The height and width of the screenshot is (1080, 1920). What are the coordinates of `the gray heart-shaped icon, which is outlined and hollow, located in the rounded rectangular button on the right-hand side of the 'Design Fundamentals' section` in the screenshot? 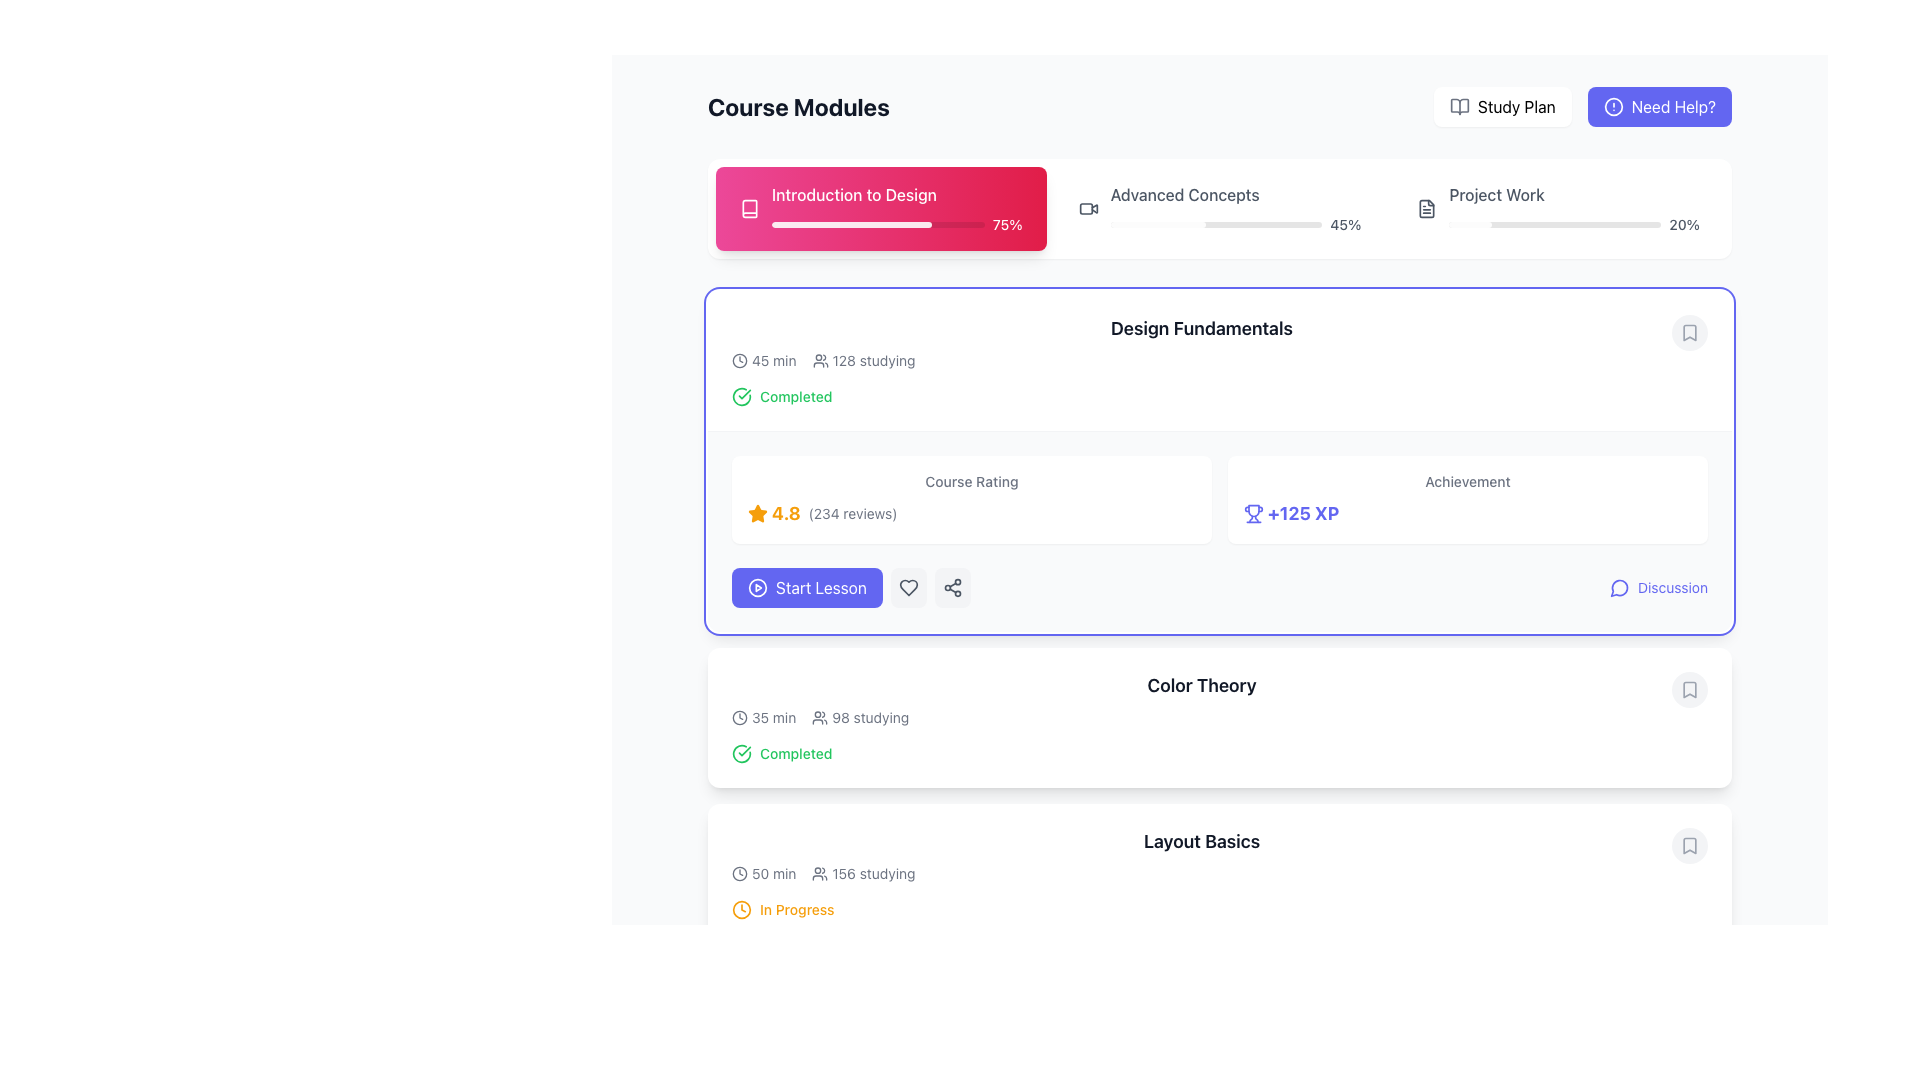 It's located at (907, 586).